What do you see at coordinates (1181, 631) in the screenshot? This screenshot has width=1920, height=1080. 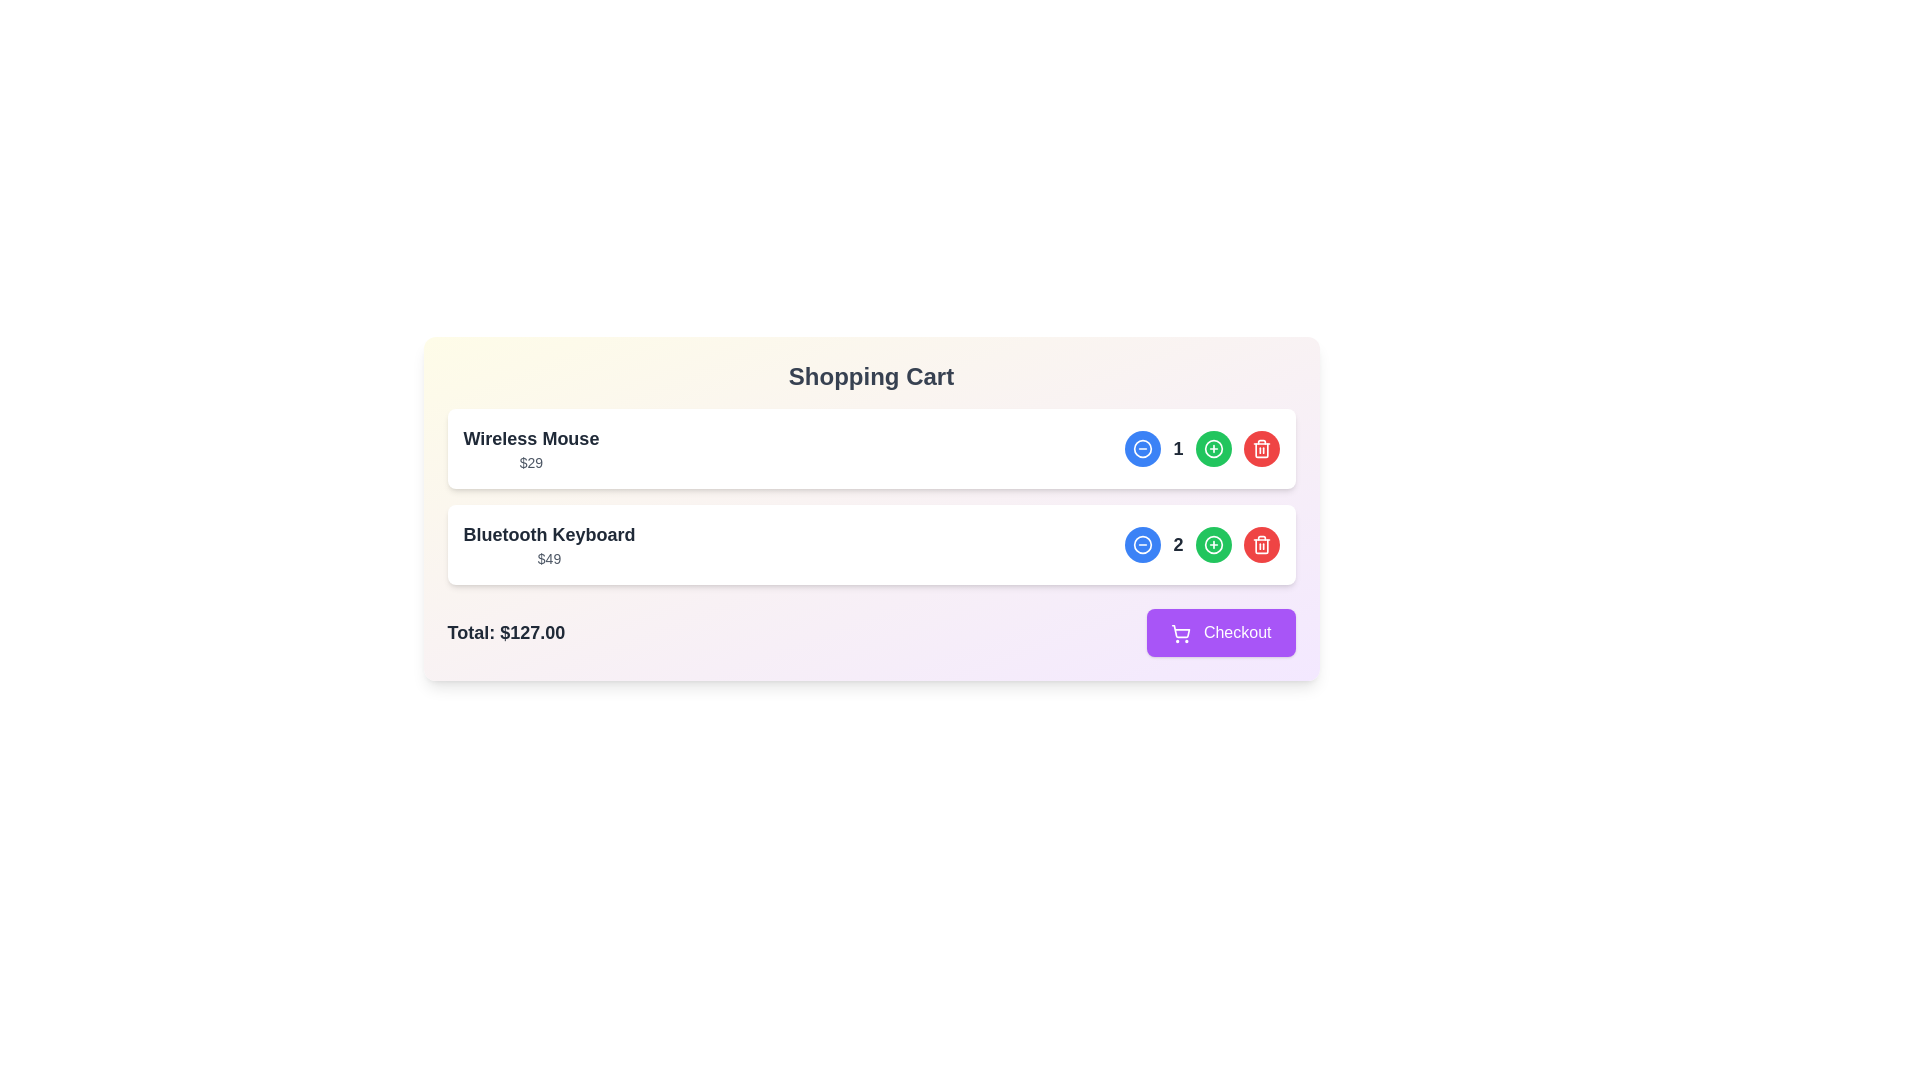 I see `the SVG-based shopping cart icon located in the purple 'Checkout' button at the bottom right of the shopping cart interface` at bounding box center [1181, 631].